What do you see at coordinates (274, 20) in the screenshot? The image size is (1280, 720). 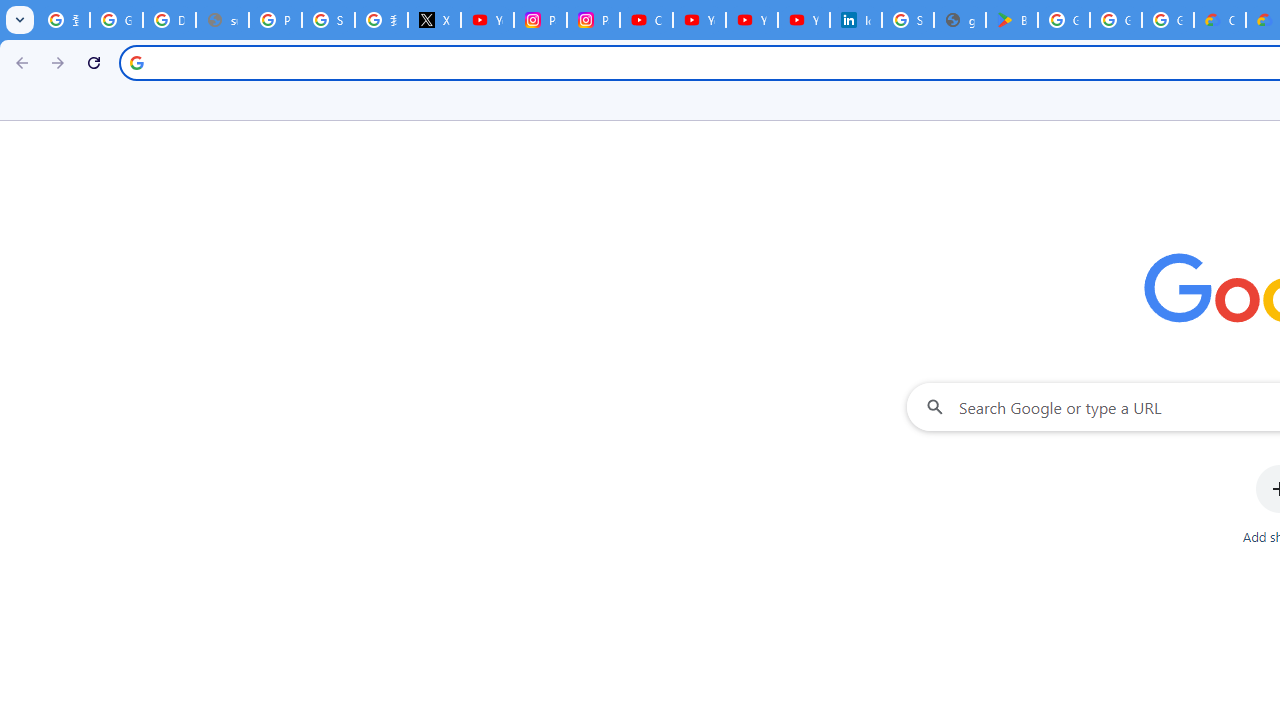 I see `'Privacy Help Center - Policies Help'` at bounding box center [274, 20].